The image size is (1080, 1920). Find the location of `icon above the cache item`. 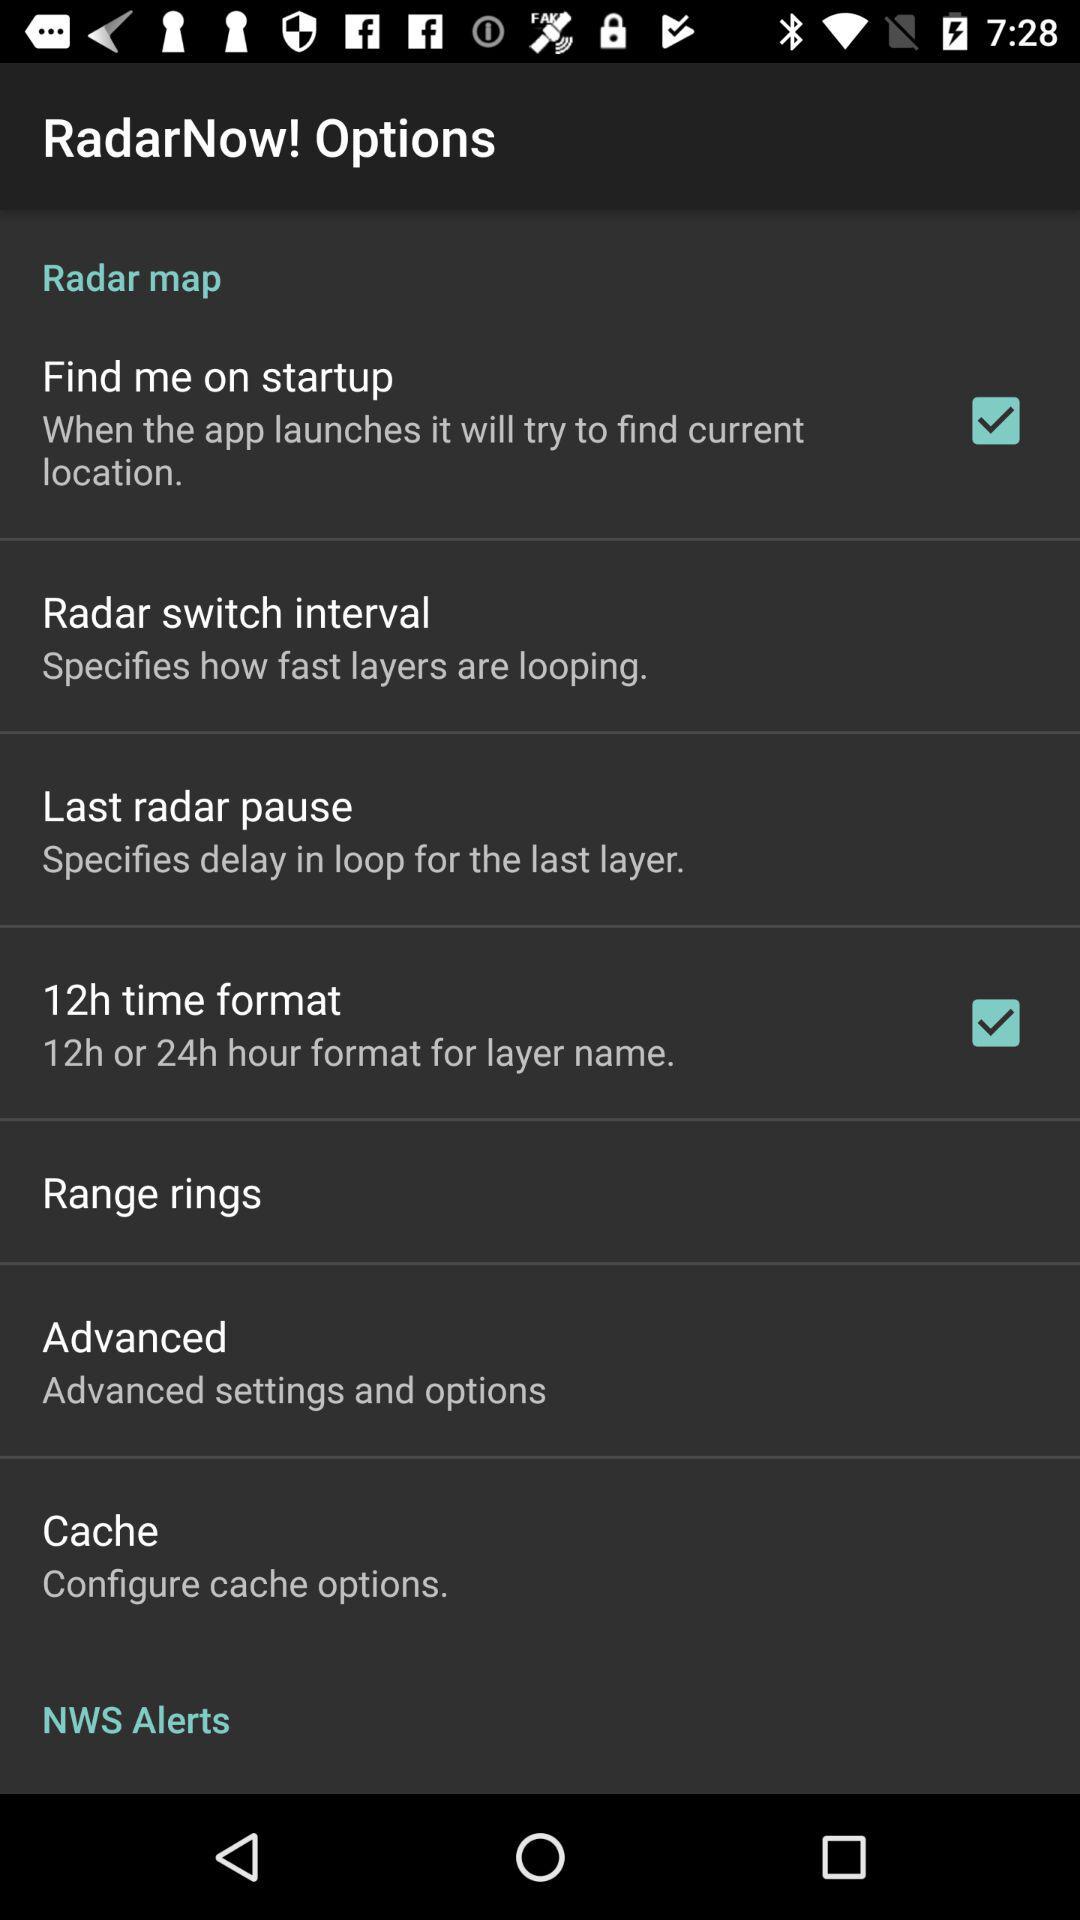

icon above the cache item is located at coordinates (294, 1387).